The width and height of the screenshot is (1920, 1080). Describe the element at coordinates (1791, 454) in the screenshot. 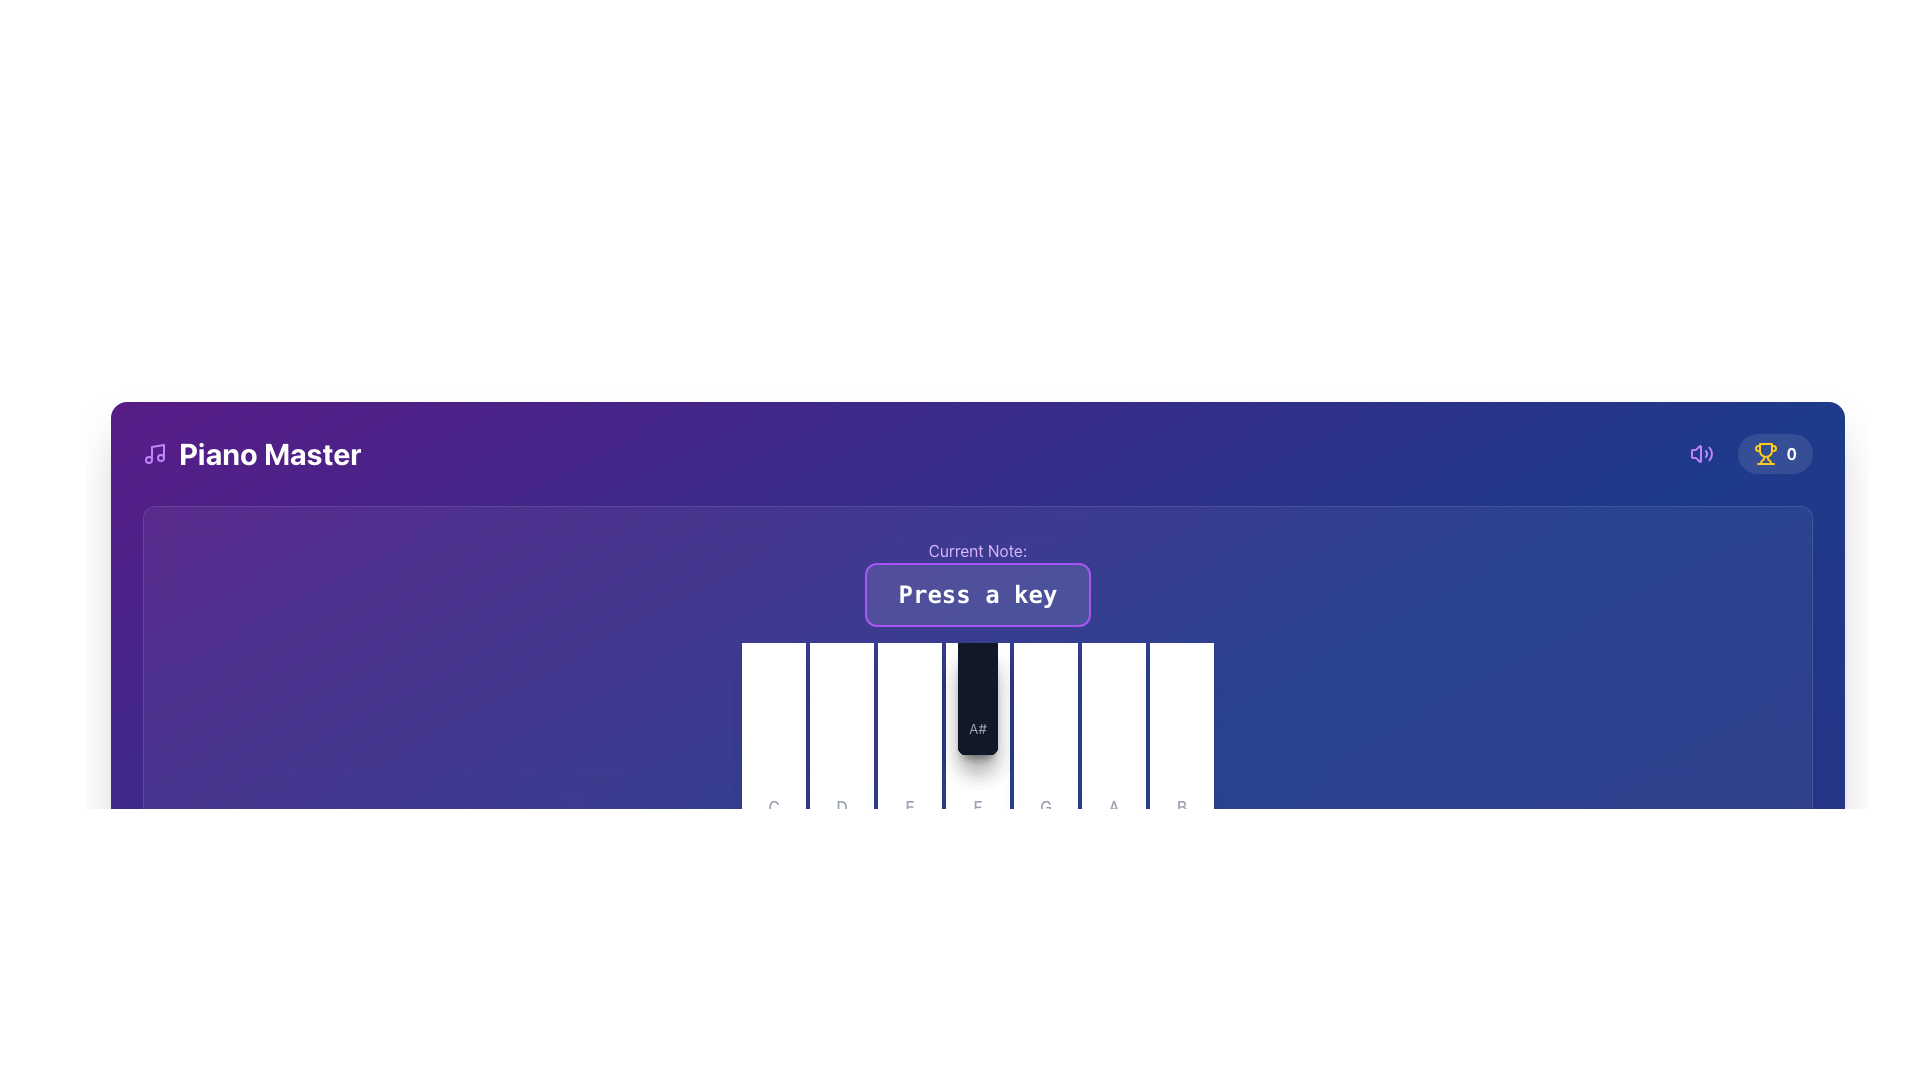

I see `the static text display that shows the score or achievement count, located near the top right corner of the layout, adjacent to the trophy icon` at that location.